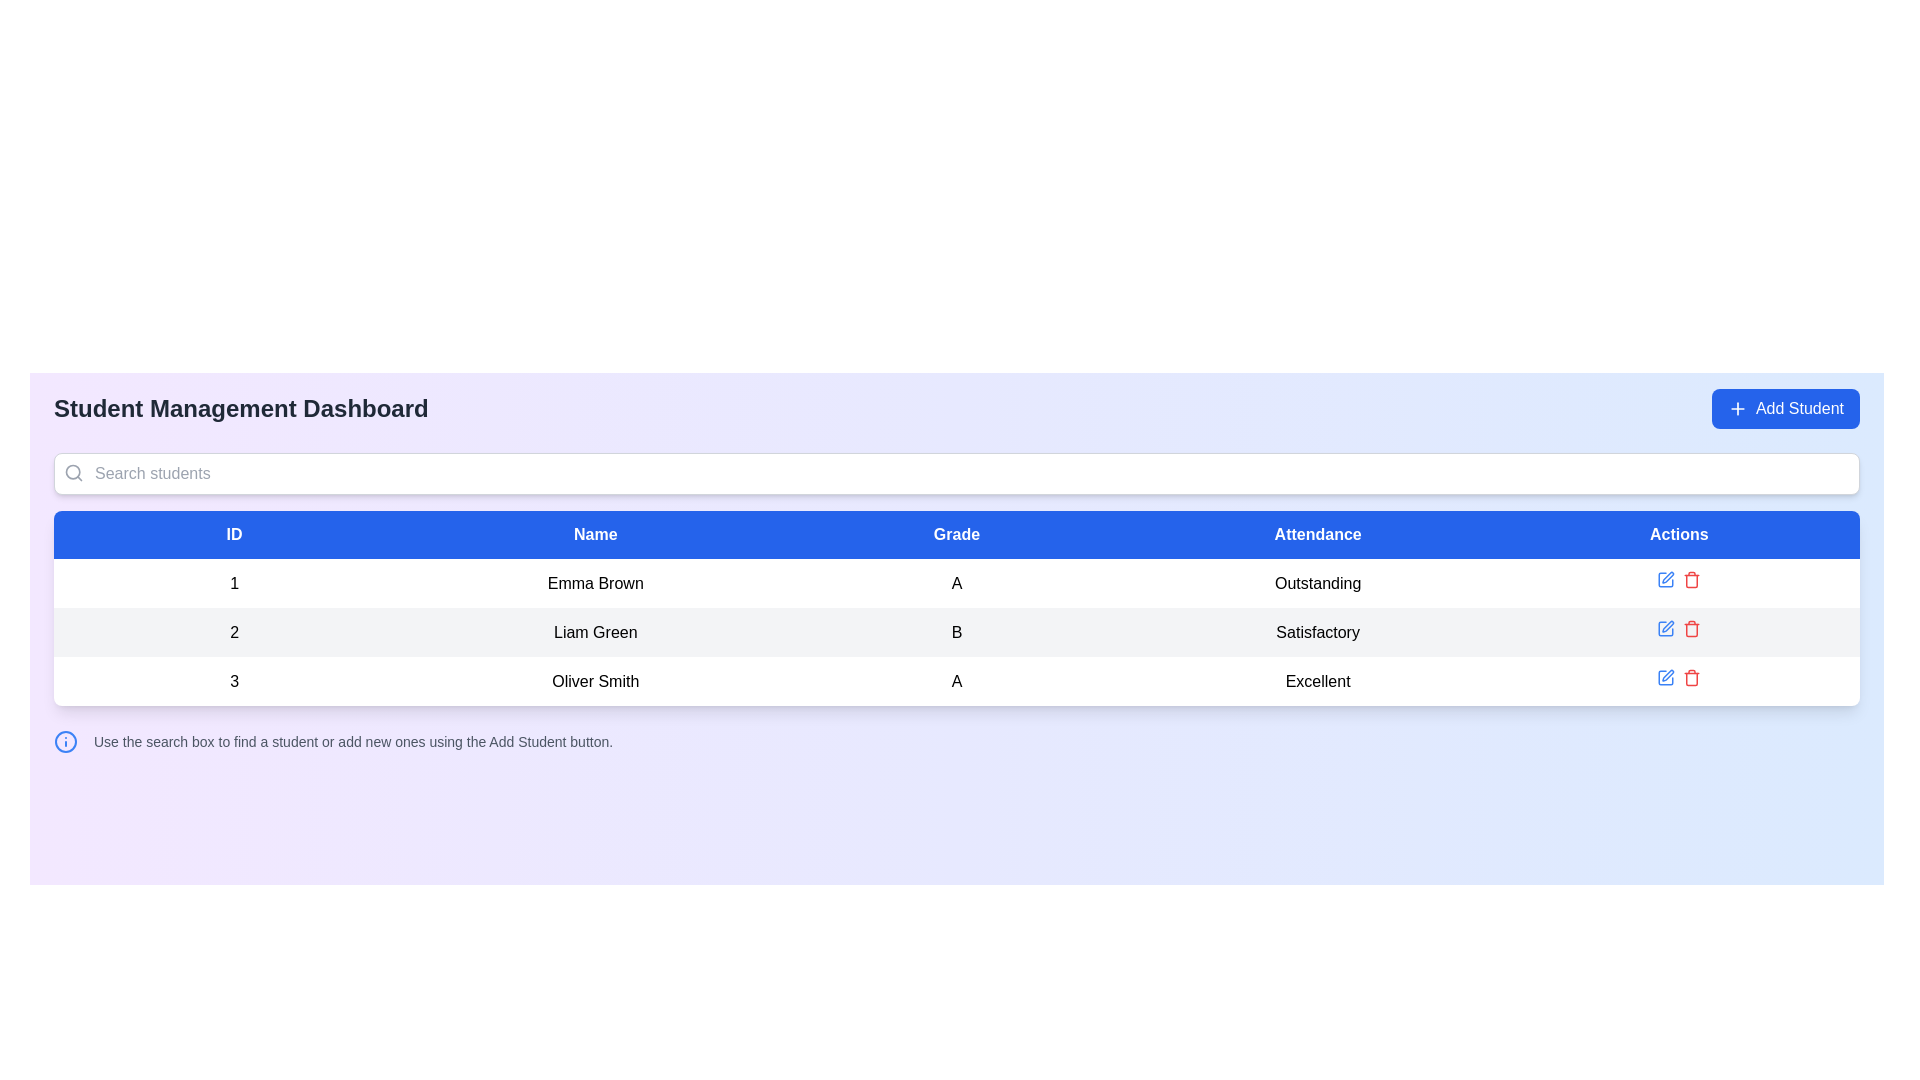  Describe the element at coordinates (1666, 579) in the screenshot. I see `the edit action button for the student record of 'Emma Brown'` at that location.